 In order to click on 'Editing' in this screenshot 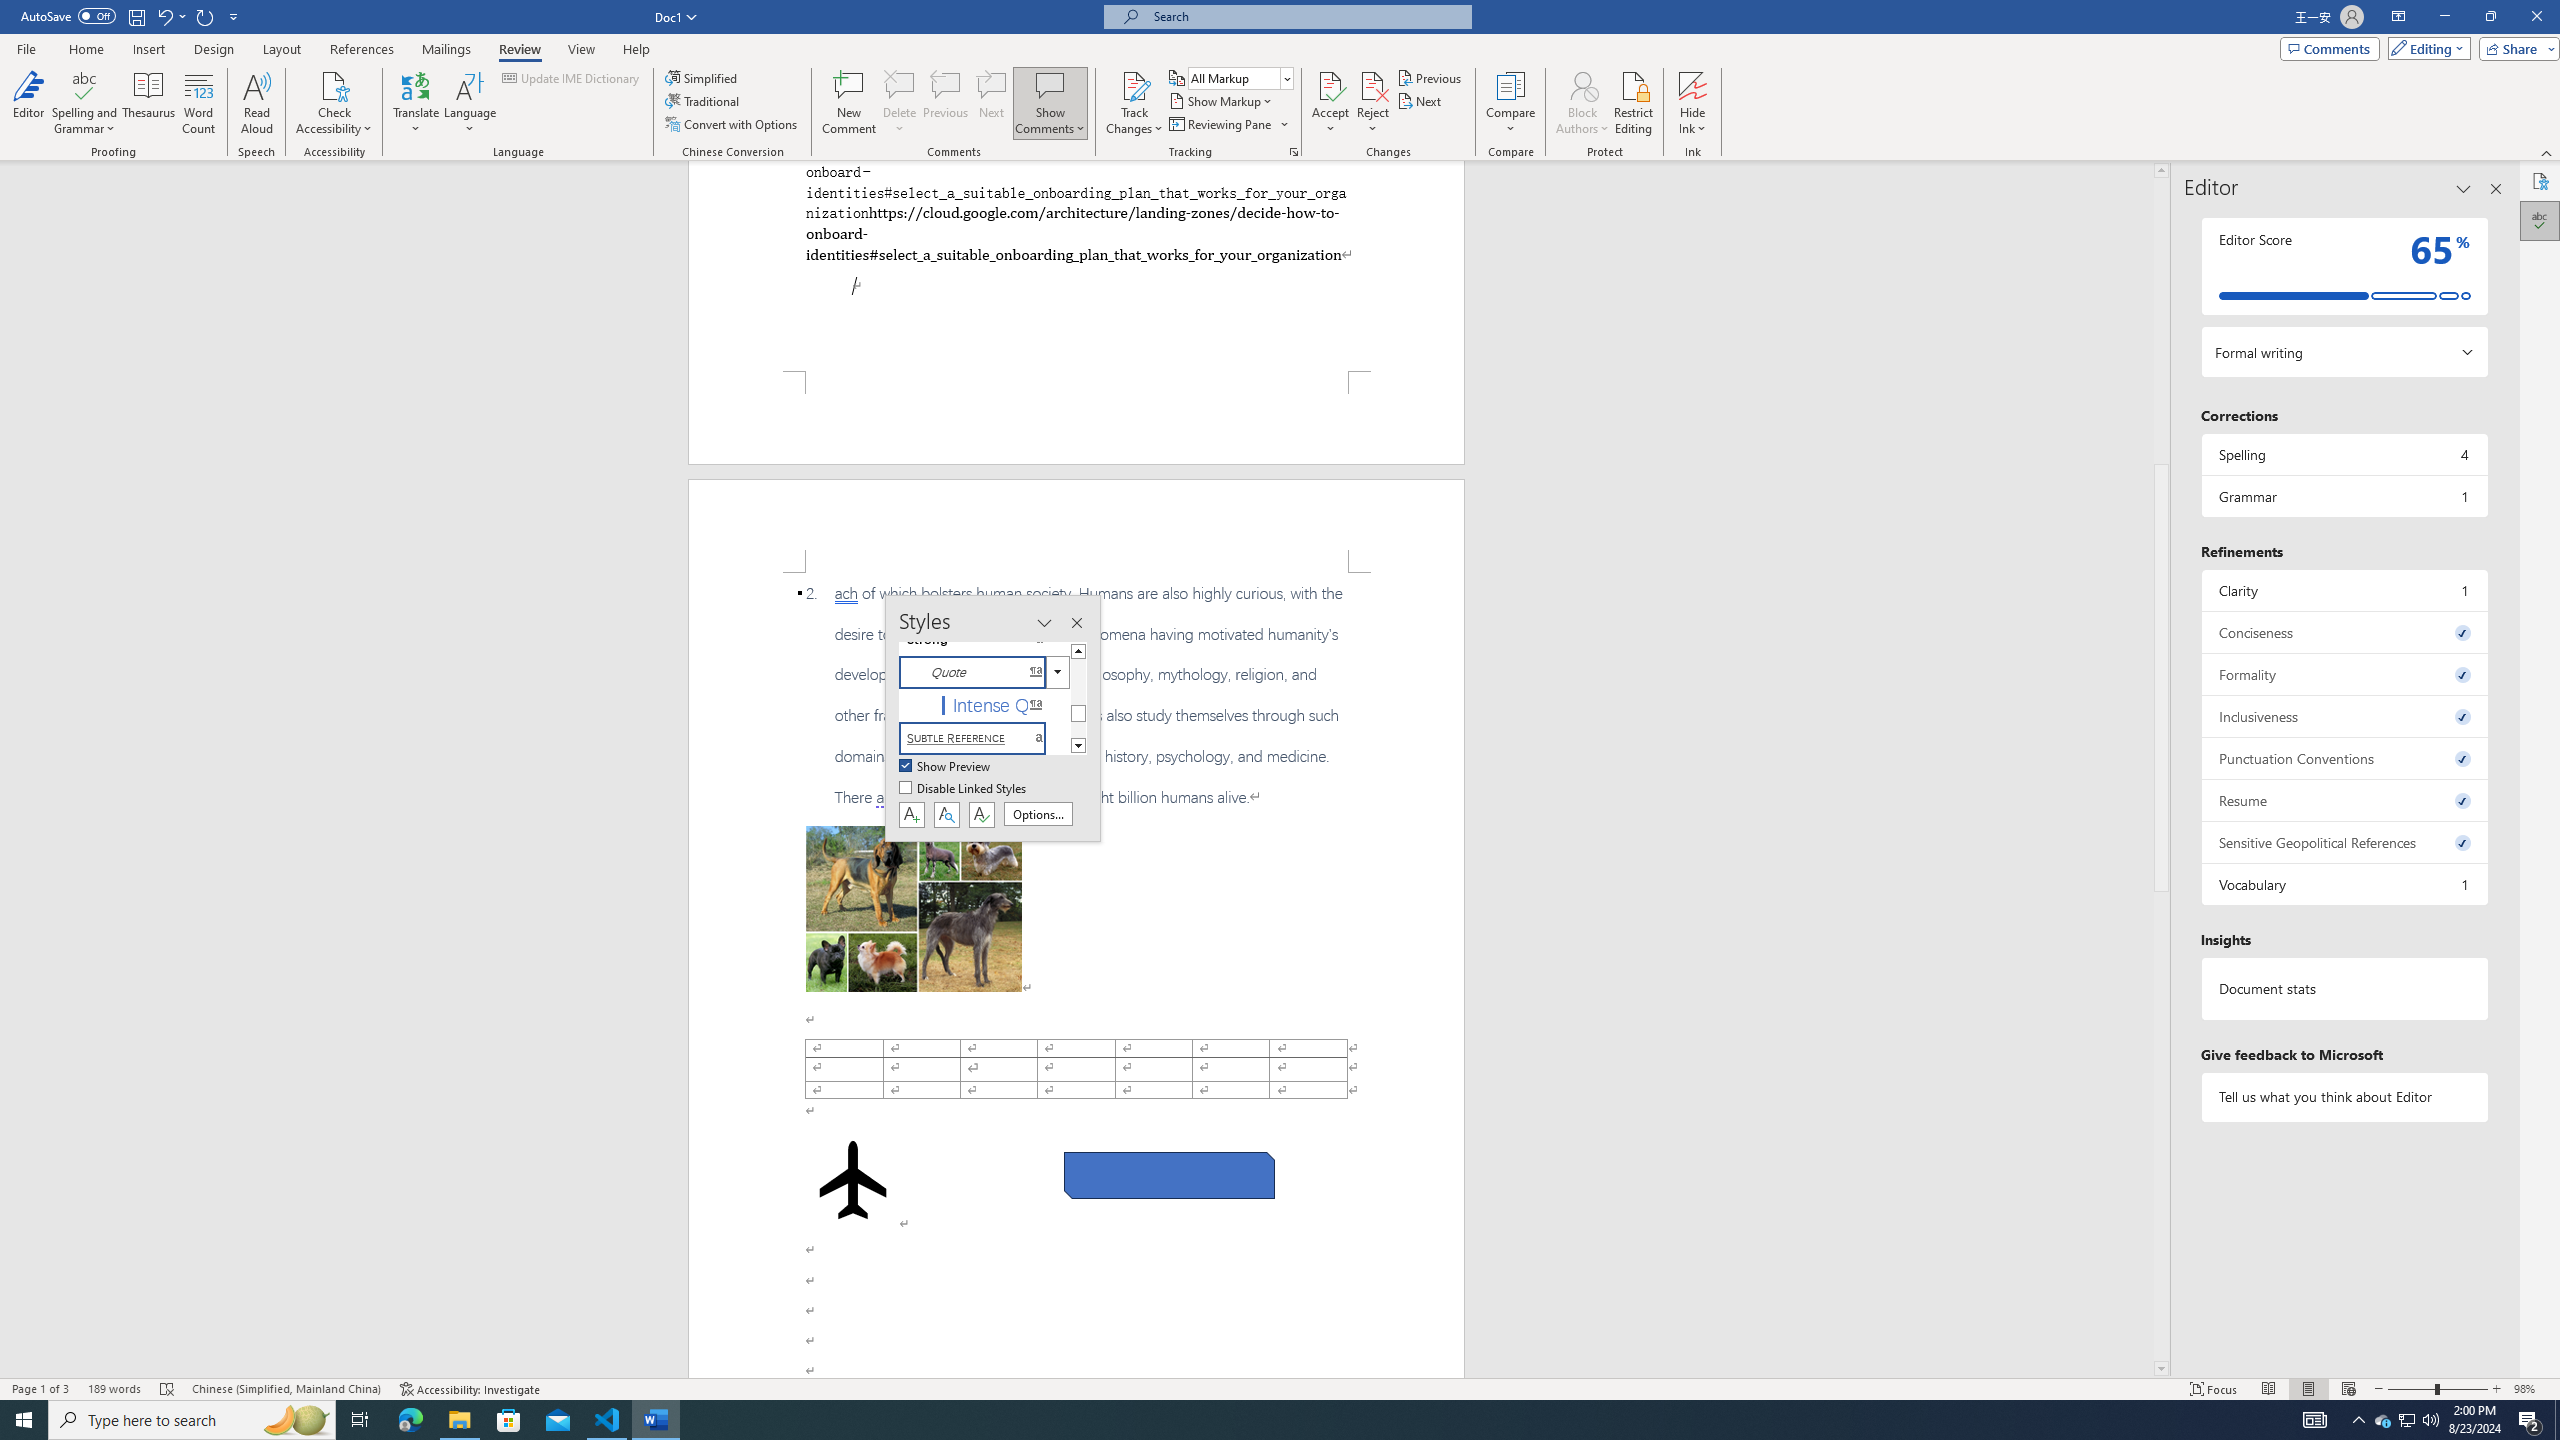, I will do `click(2425, 47)`.